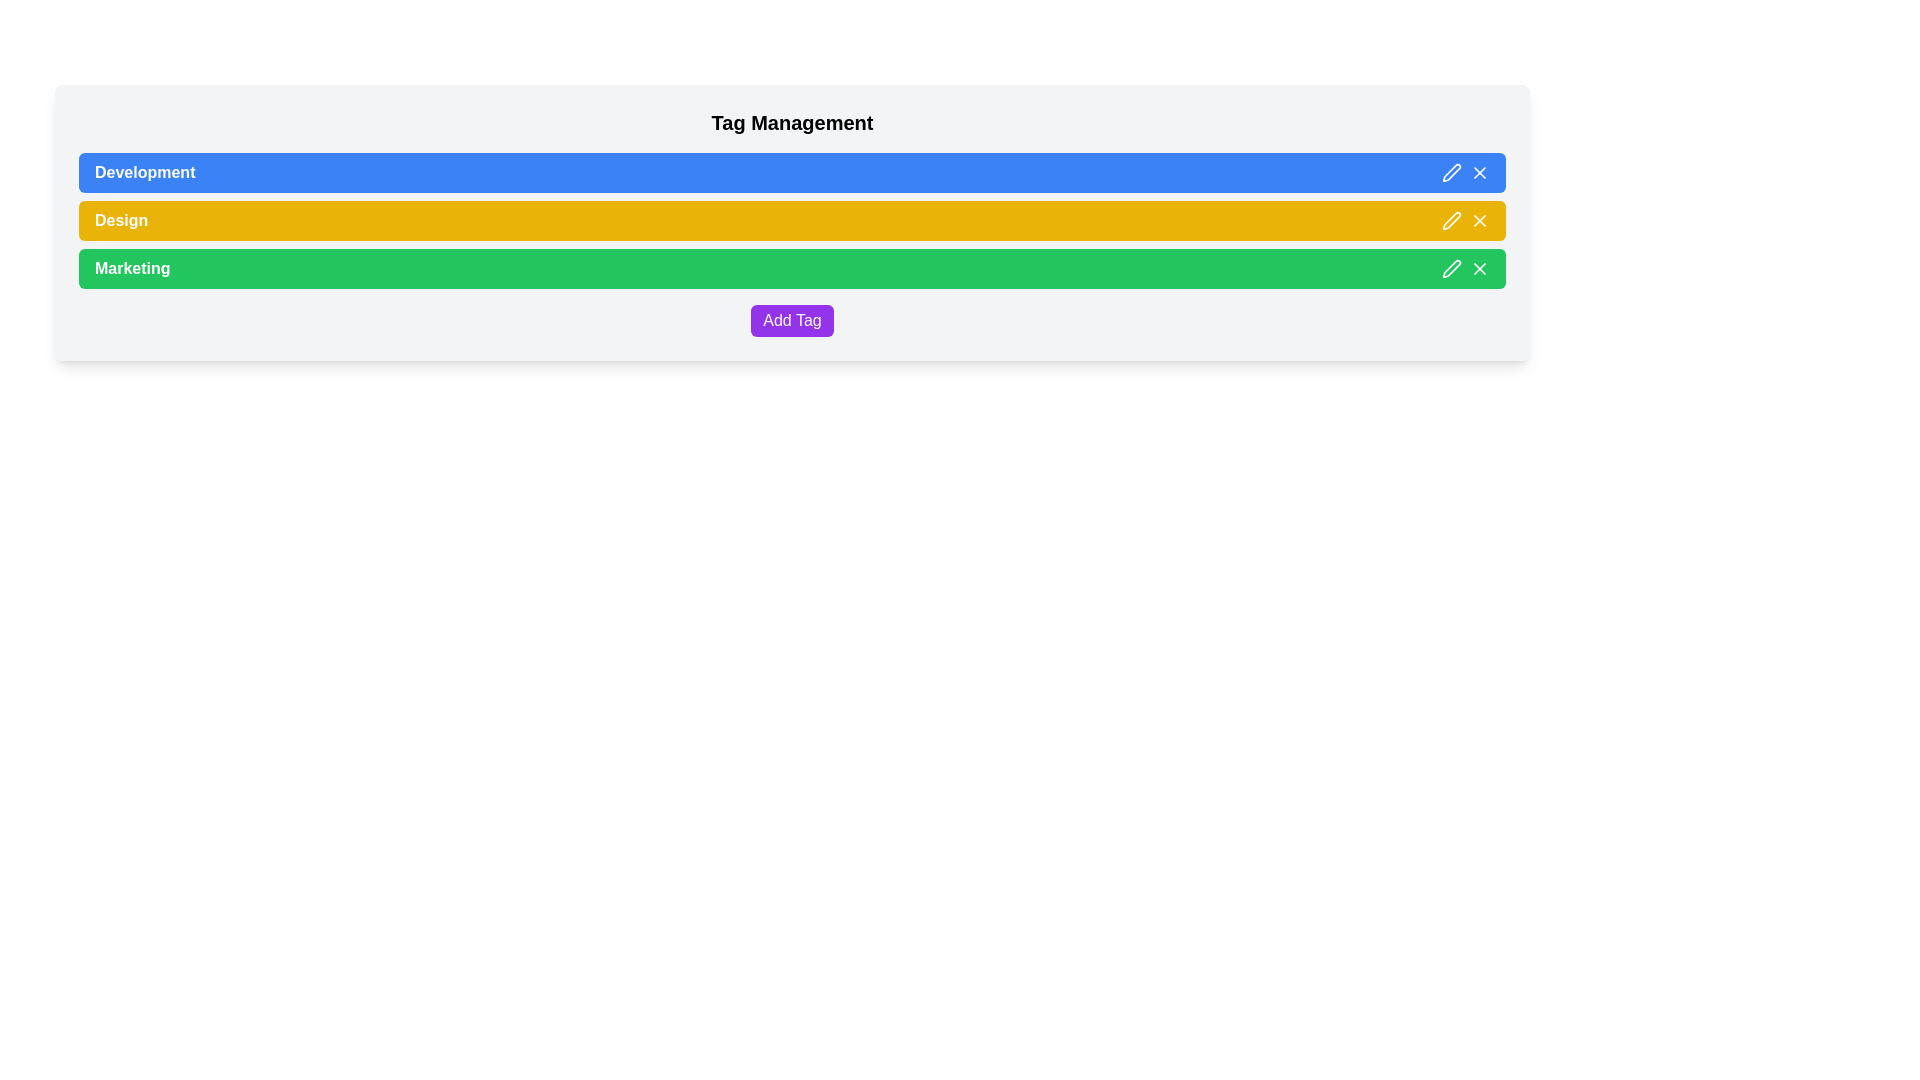 The image size is (1920, 1080). What do you see at coordinates (791, 220) in the screenshot?
I see `the 'Design' text in the Tag or category bar with a yellow background` at bounding box center [791, 220].